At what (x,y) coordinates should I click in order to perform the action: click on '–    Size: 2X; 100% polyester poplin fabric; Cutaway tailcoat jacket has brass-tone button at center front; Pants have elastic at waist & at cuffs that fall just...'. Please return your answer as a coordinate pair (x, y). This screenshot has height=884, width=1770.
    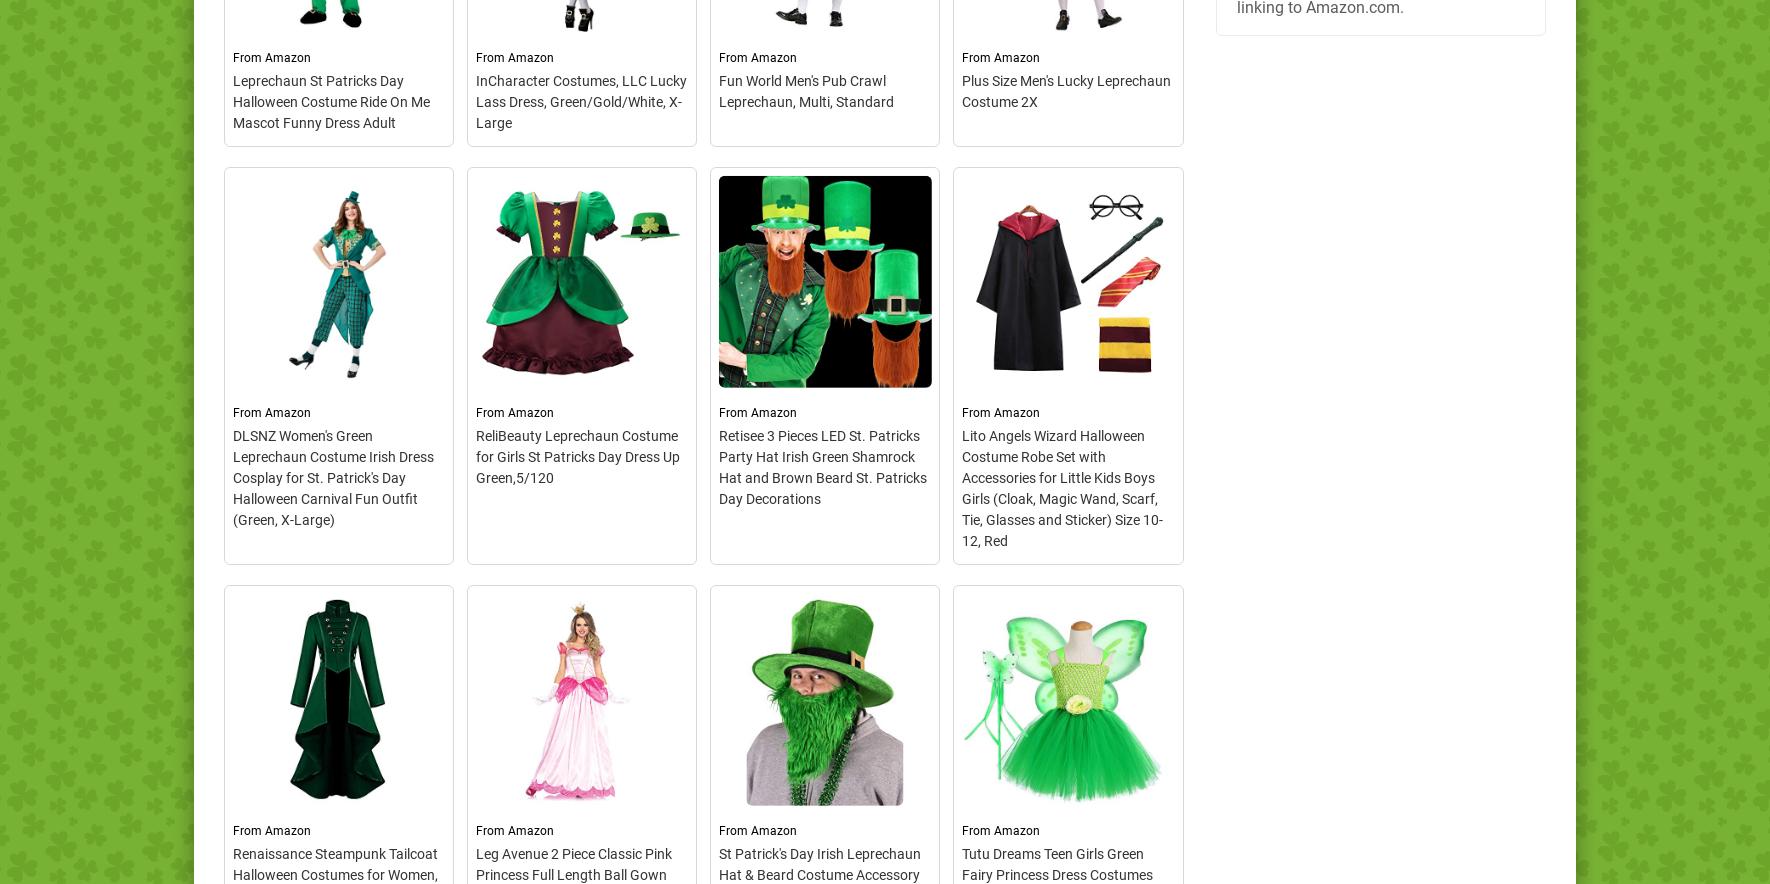
    Looking at the image, I should click on (1068, 355).